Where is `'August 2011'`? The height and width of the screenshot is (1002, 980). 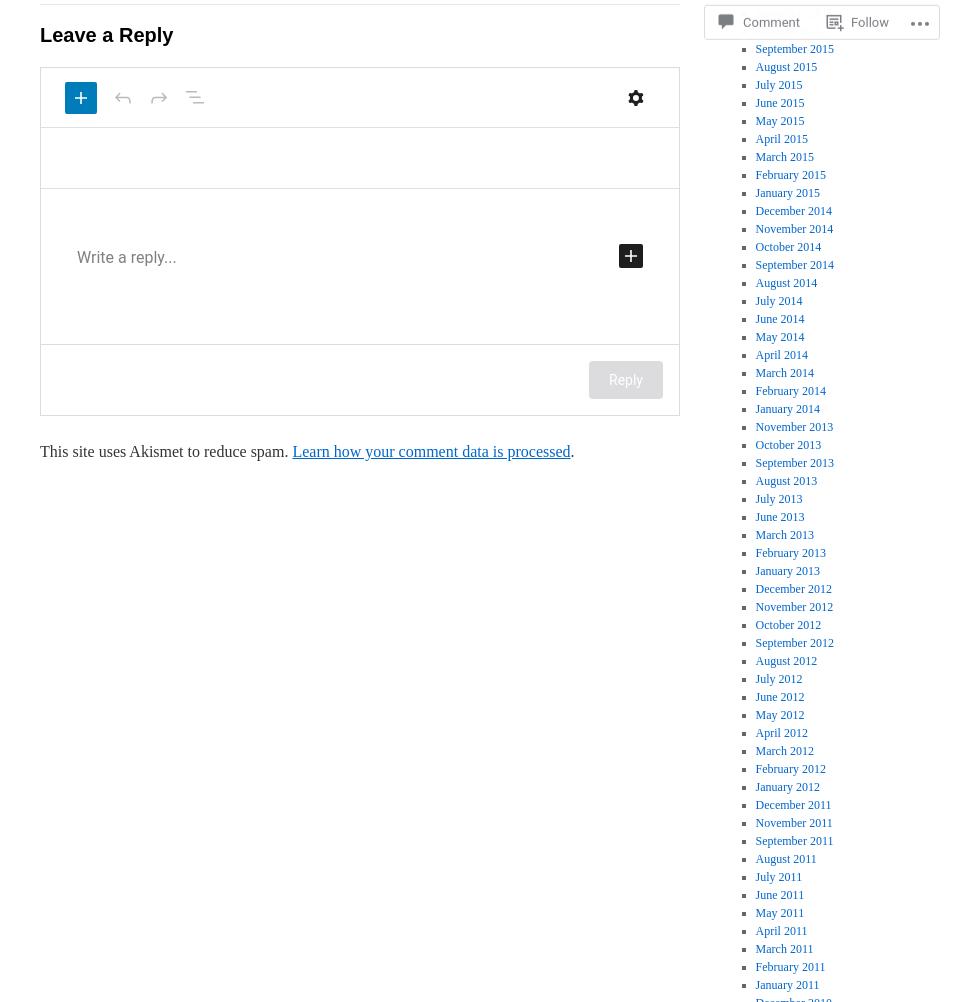 'August 2011' is located at coordinates (785, 859).